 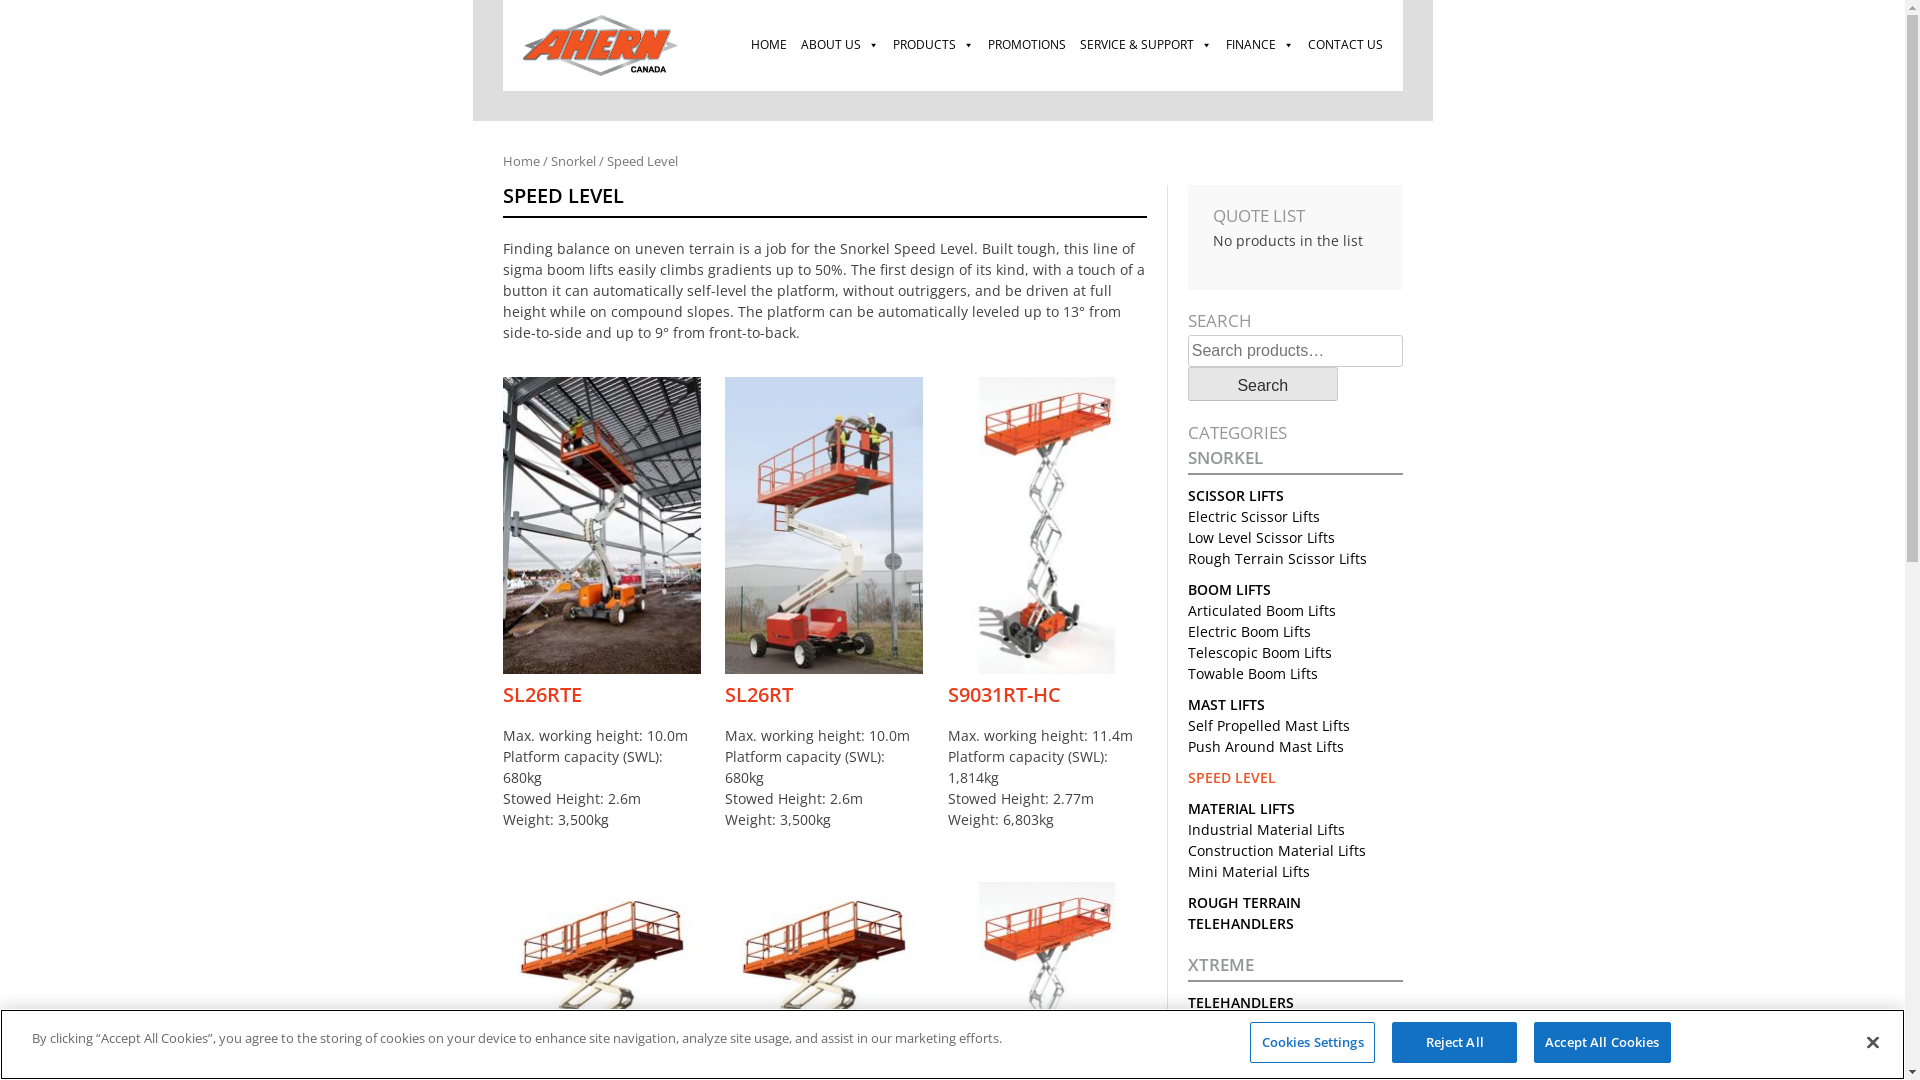 I want to click on 'PROMOTIONS', so click(x=979, y=45).